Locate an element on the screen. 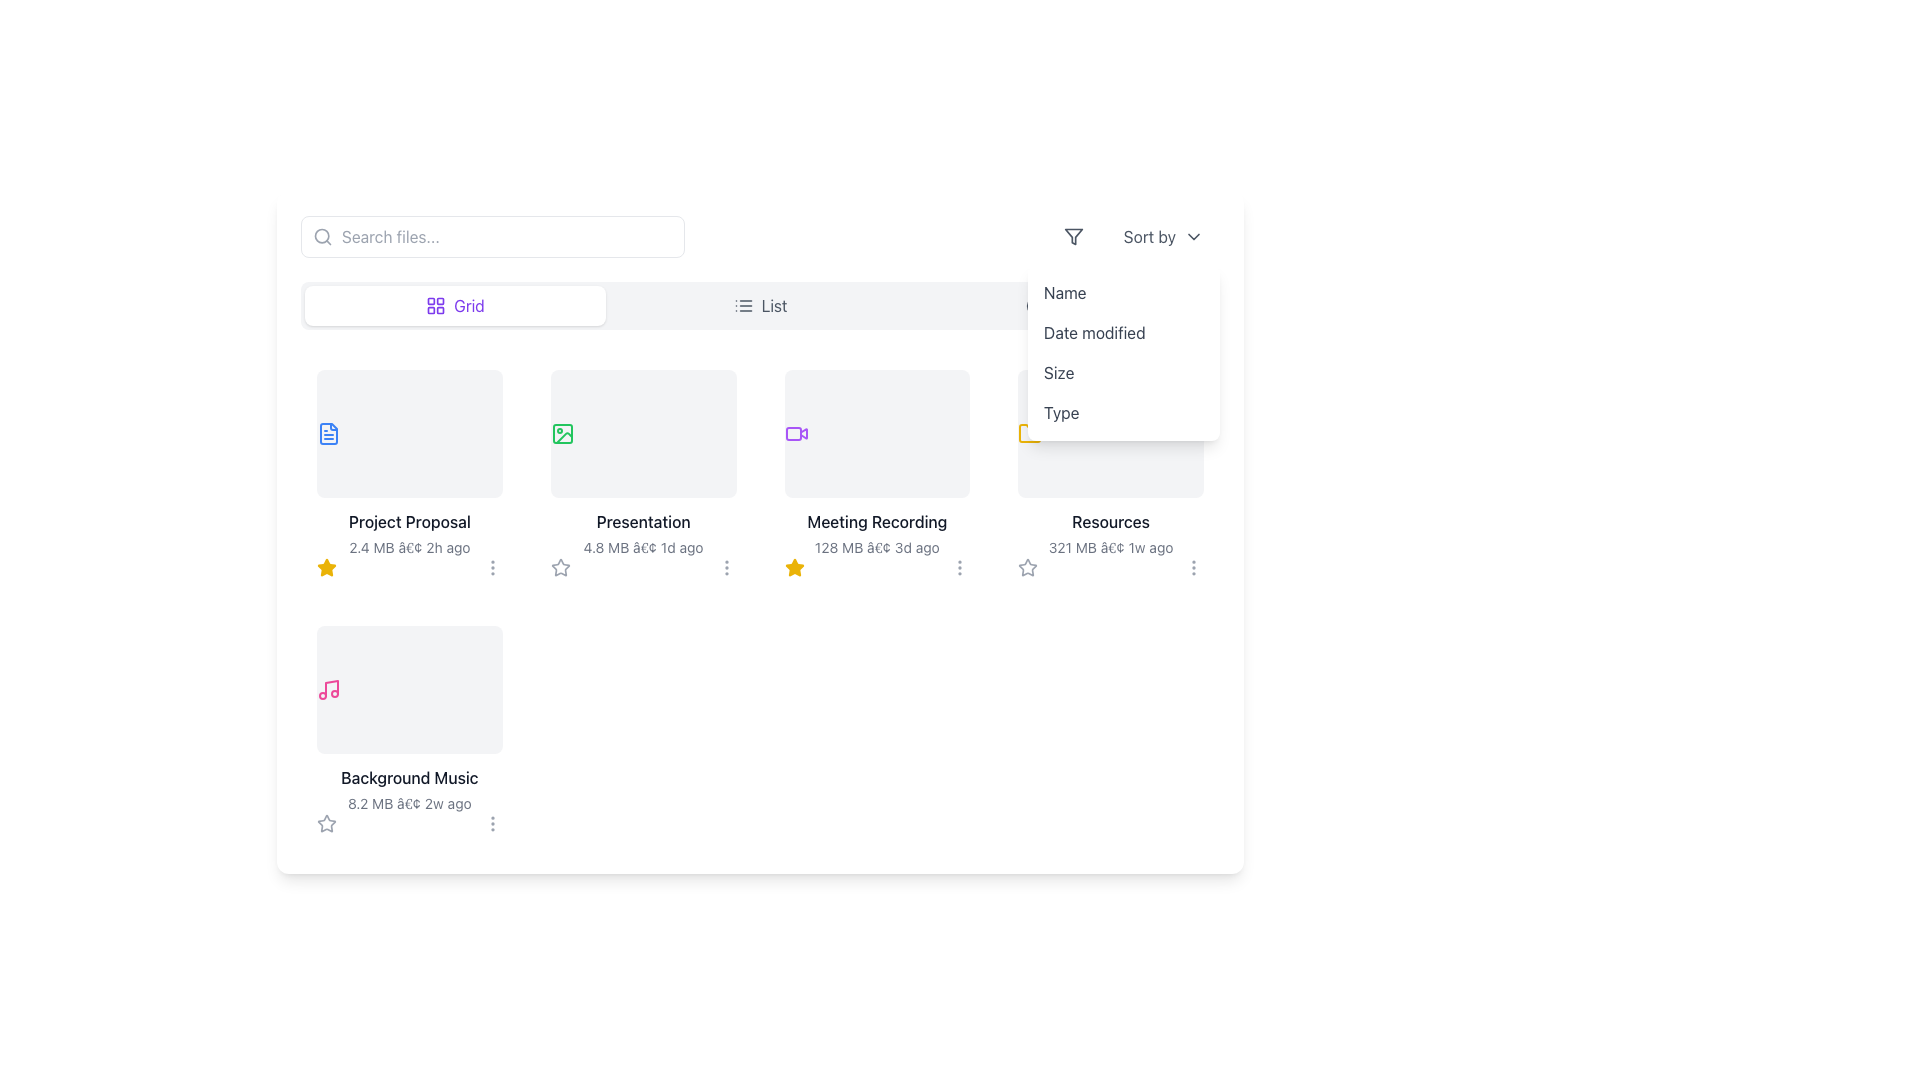 The width and height of the screenshot is (1920, 1080). the static text label displaying '2.4 MB • 2h ago', which is located directly beneath the 'Project Proposal' label, providing details about the file size and last modification time is located at coordinates (408, 547).